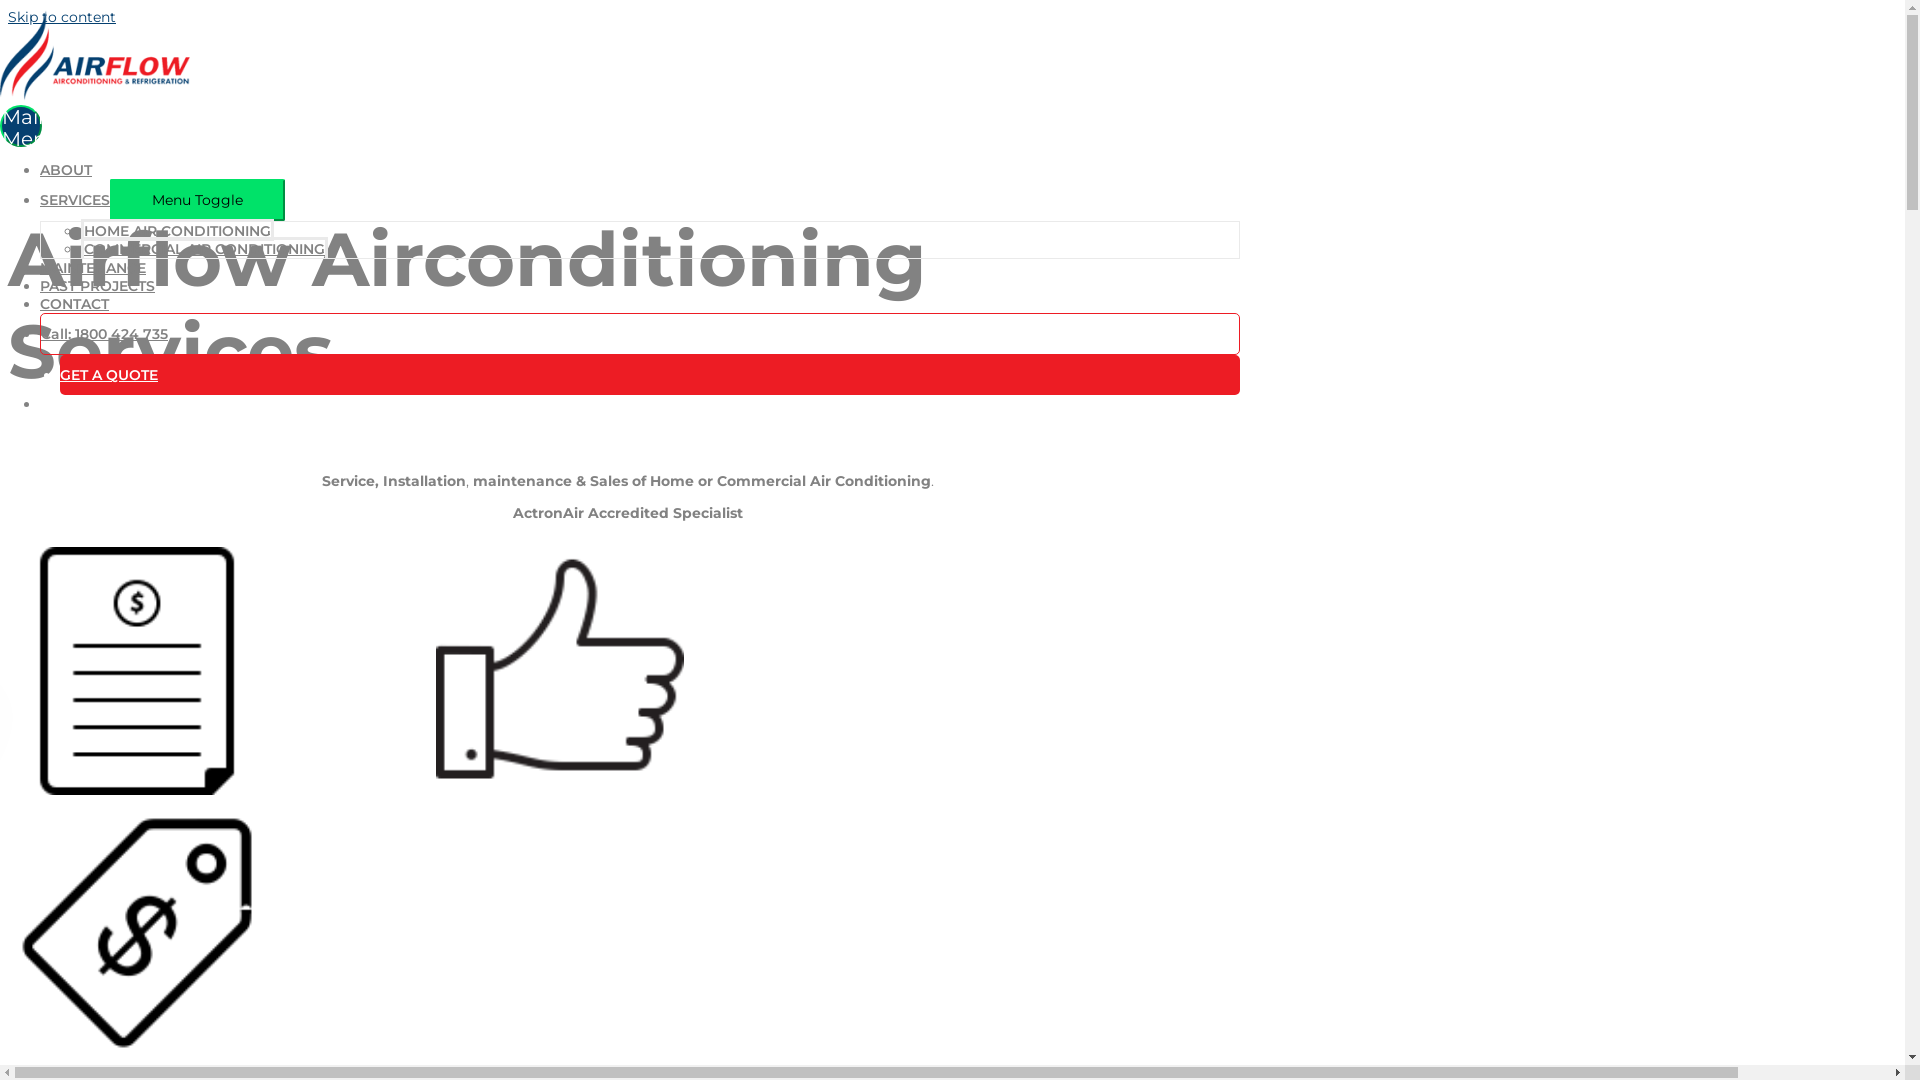 This screenshot has height=1080, width=1920. Describe the element at coordinates (0, 126) in the screenshot. I see `'Main Menu'` at that location.